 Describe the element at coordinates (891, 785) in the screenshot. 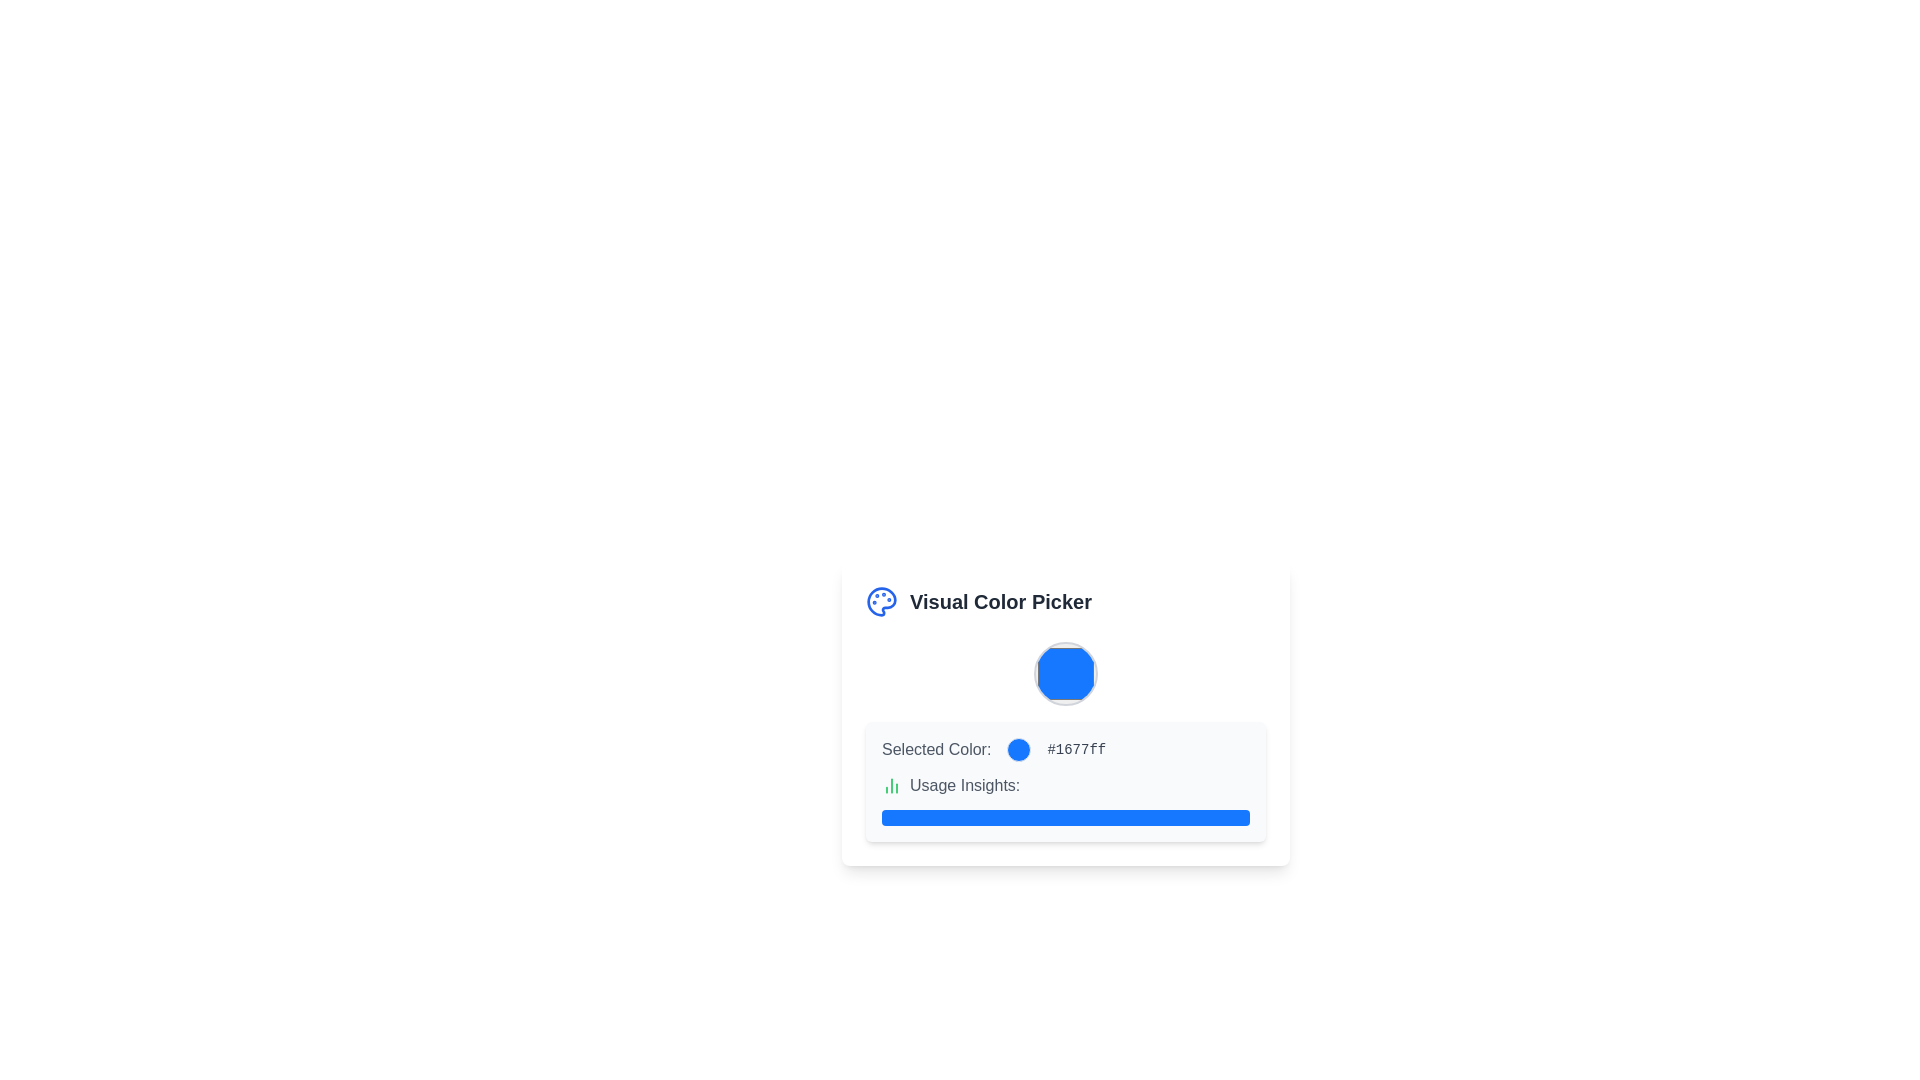

I see `the green bar chart icon located to the left of the 'Usage Insights:' text, which consists of three vertical bars of varying heights` at that location.